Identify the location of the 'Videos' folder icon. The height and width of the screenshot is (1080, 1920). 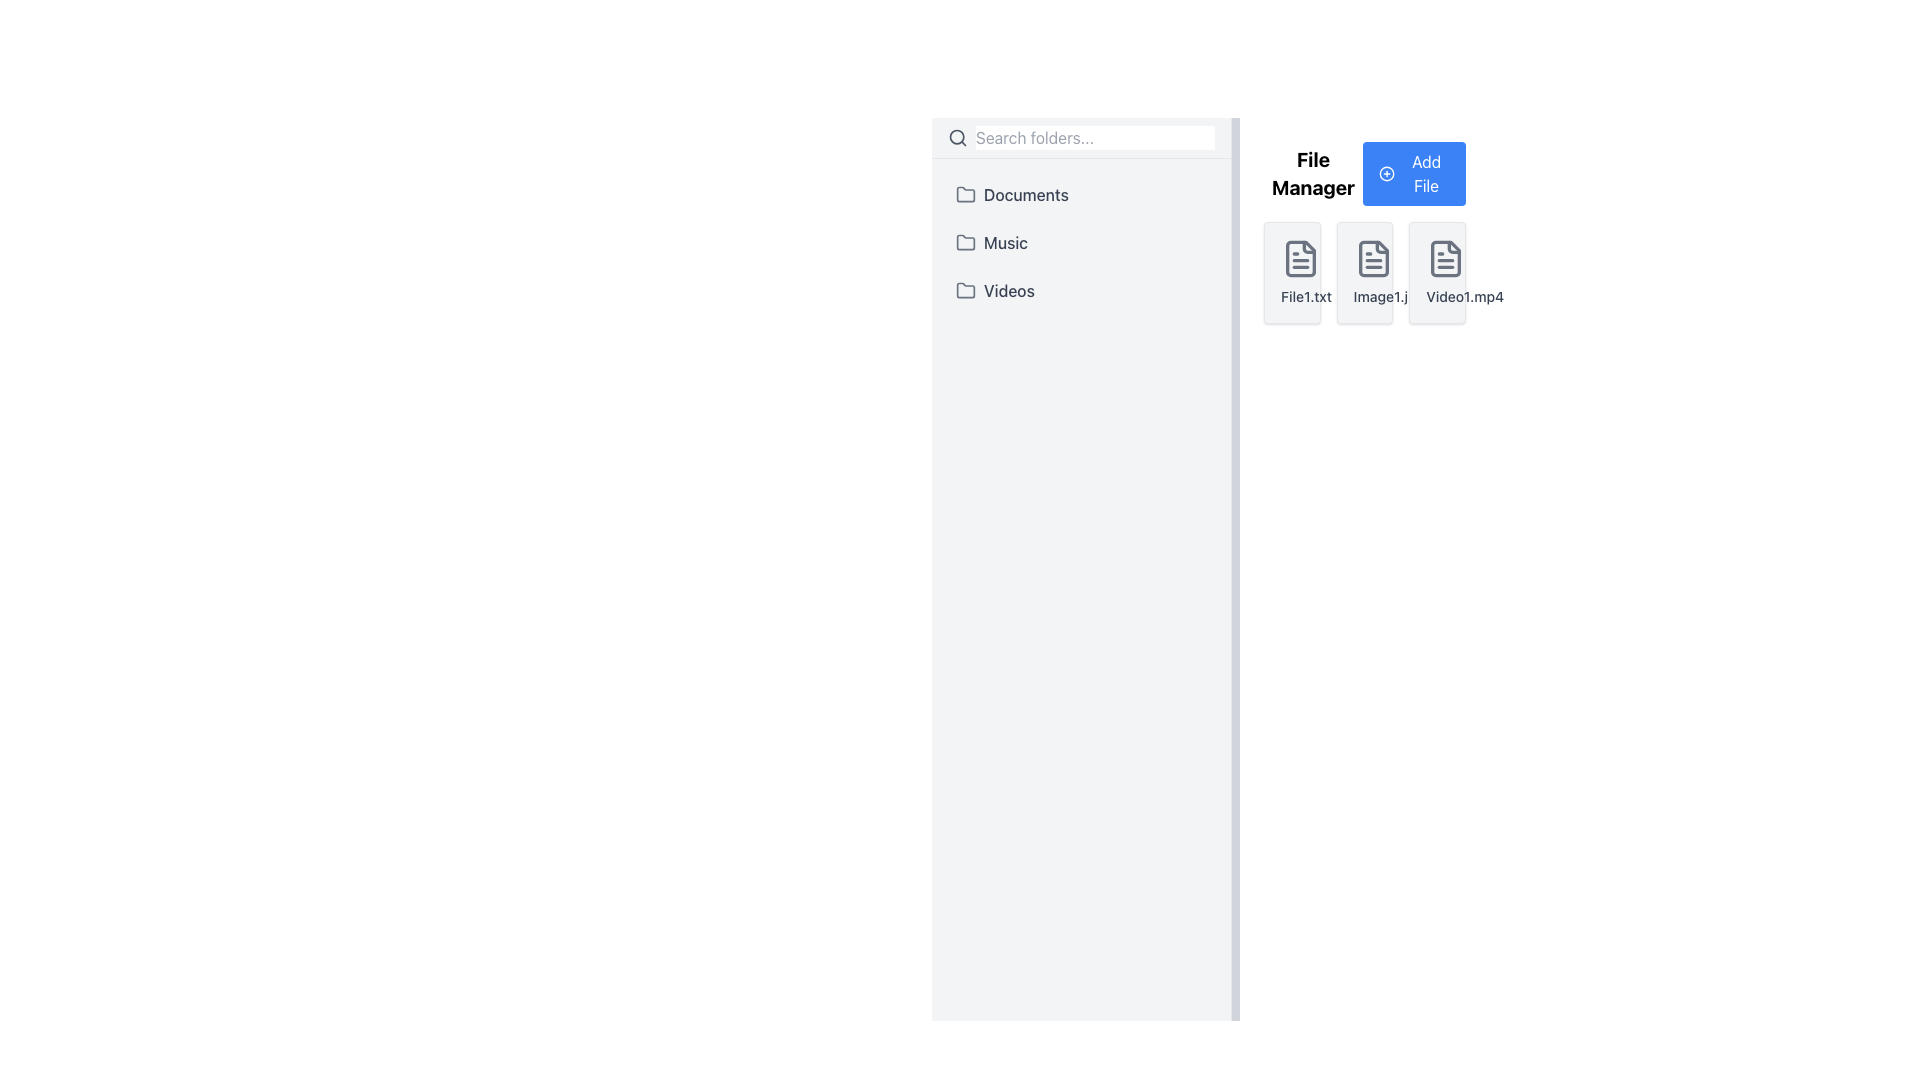
(965, 289).